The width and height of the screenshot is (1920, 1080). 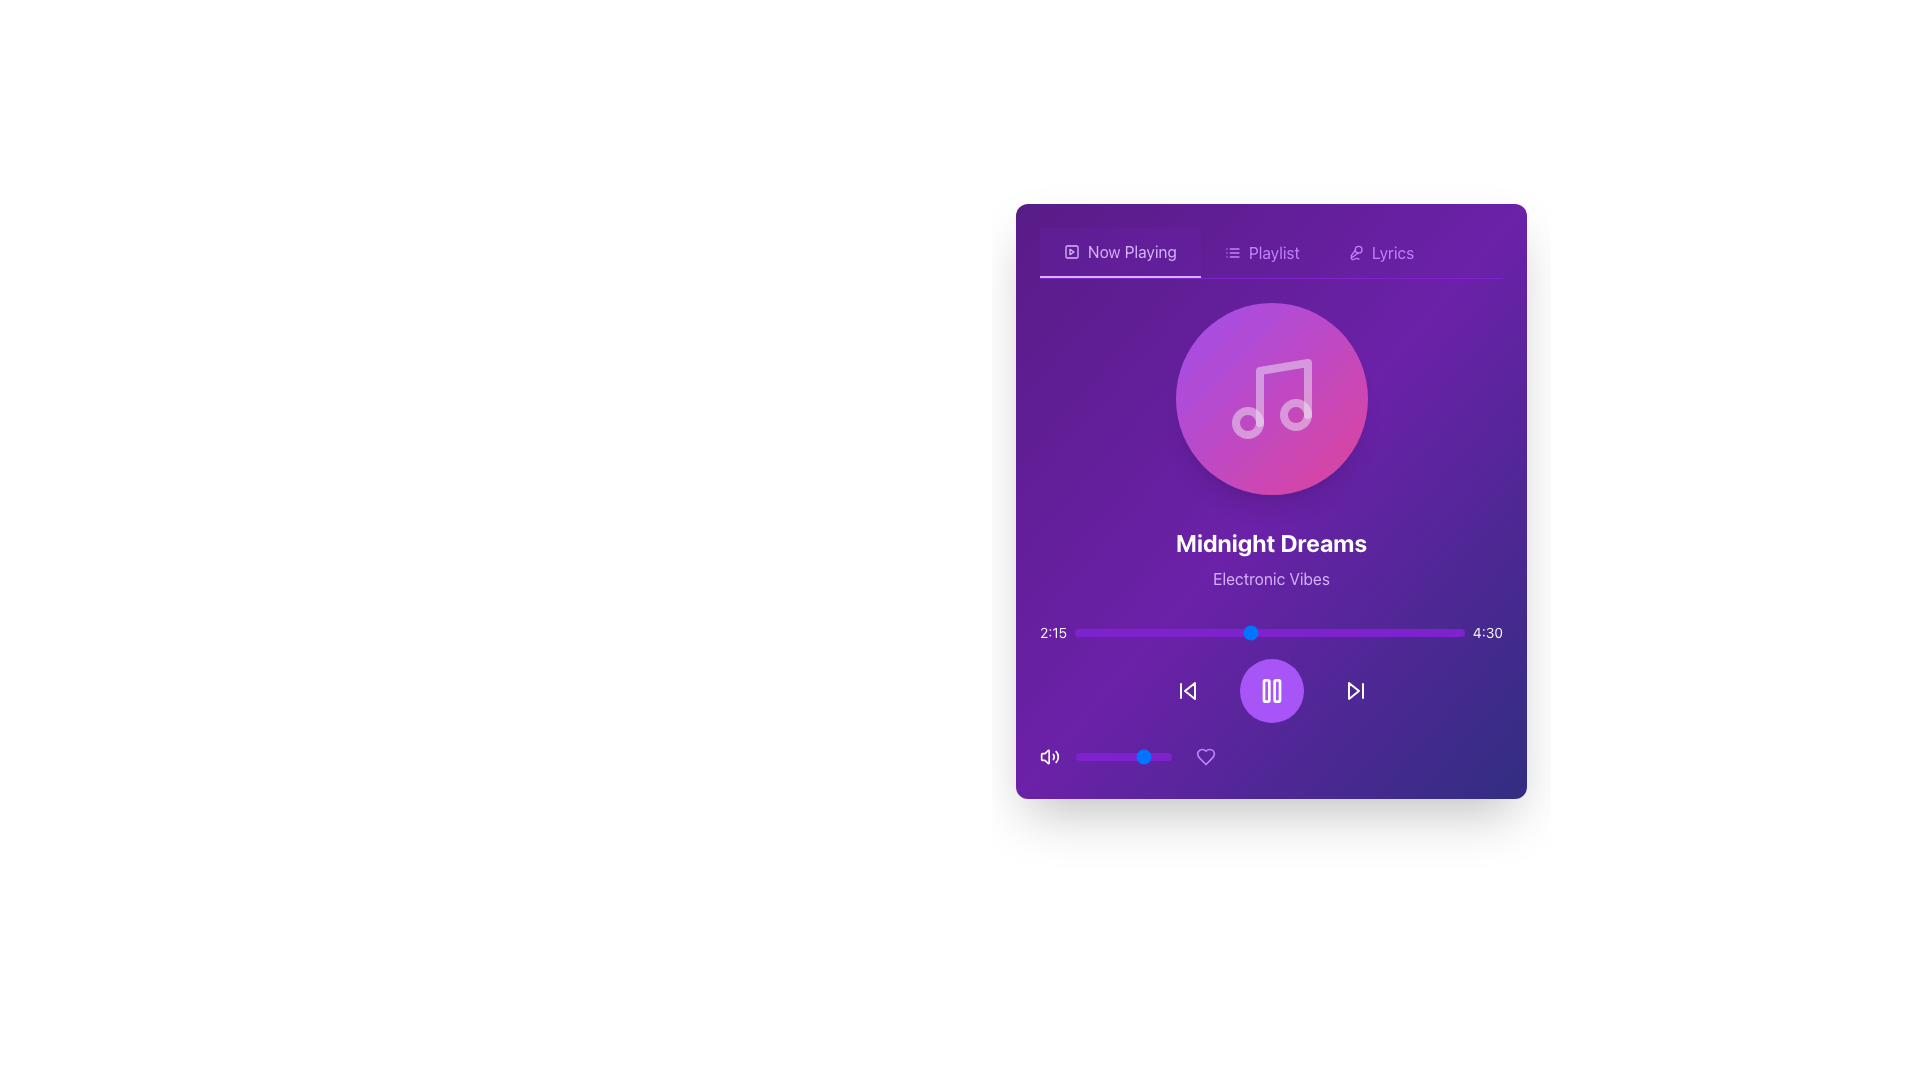 I want to click on the forward-skip icon button located at the bottom-right corner of the media player interface, so click(x=1355, y=689).